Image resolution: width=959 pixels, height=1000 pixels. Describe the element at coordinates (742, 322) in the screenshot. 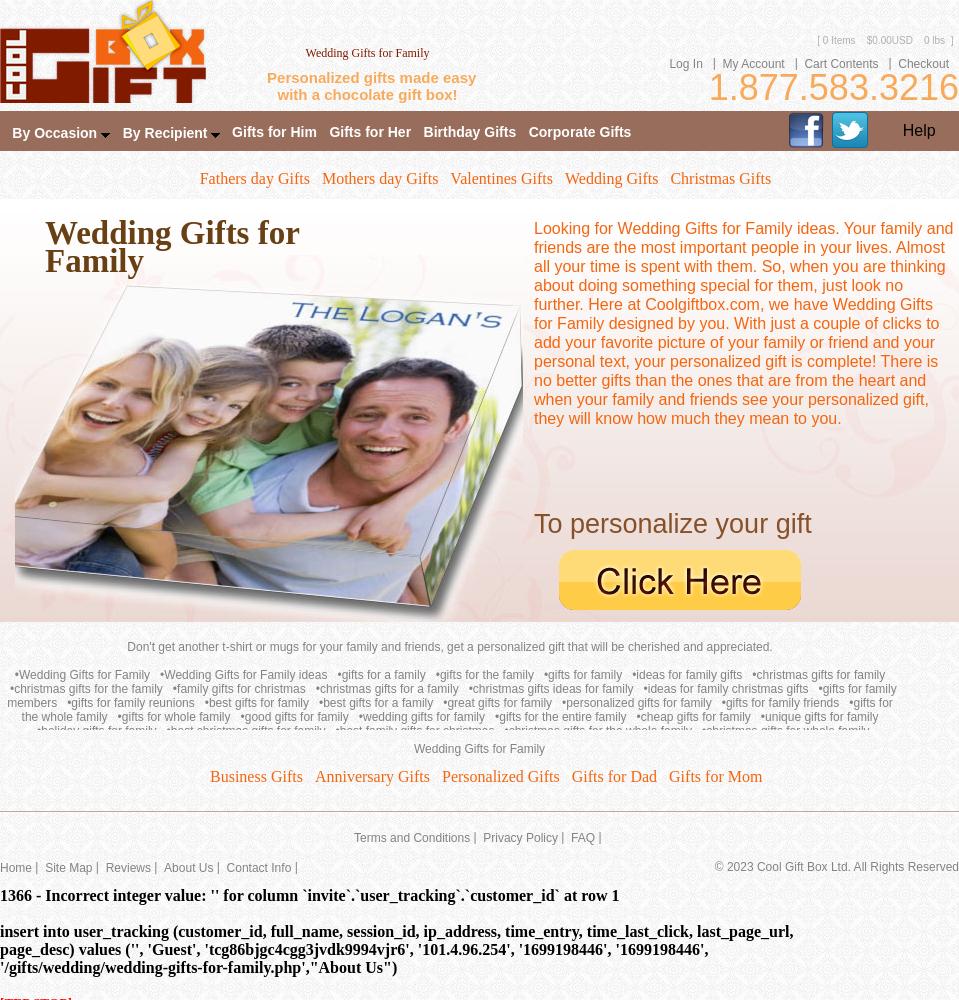

I see `'Looking for Wedding Gifts for Family ideas. Your family and friends are the most important people in your lives. Almost all your time is spent with them. So, when you are thinking about doing something special for them, just look no further. Here at Coolgiftbox.com, we have Wedding Gifts for Family designed by you. With just a couple of clicks to add your favorite picture of your family or friend and your personal text, your personalized gift is complete! There is no better gifts than the ones that are from the heart and when your family and friends see your personalized gift, they will know how much they mean to you.'` at that location.